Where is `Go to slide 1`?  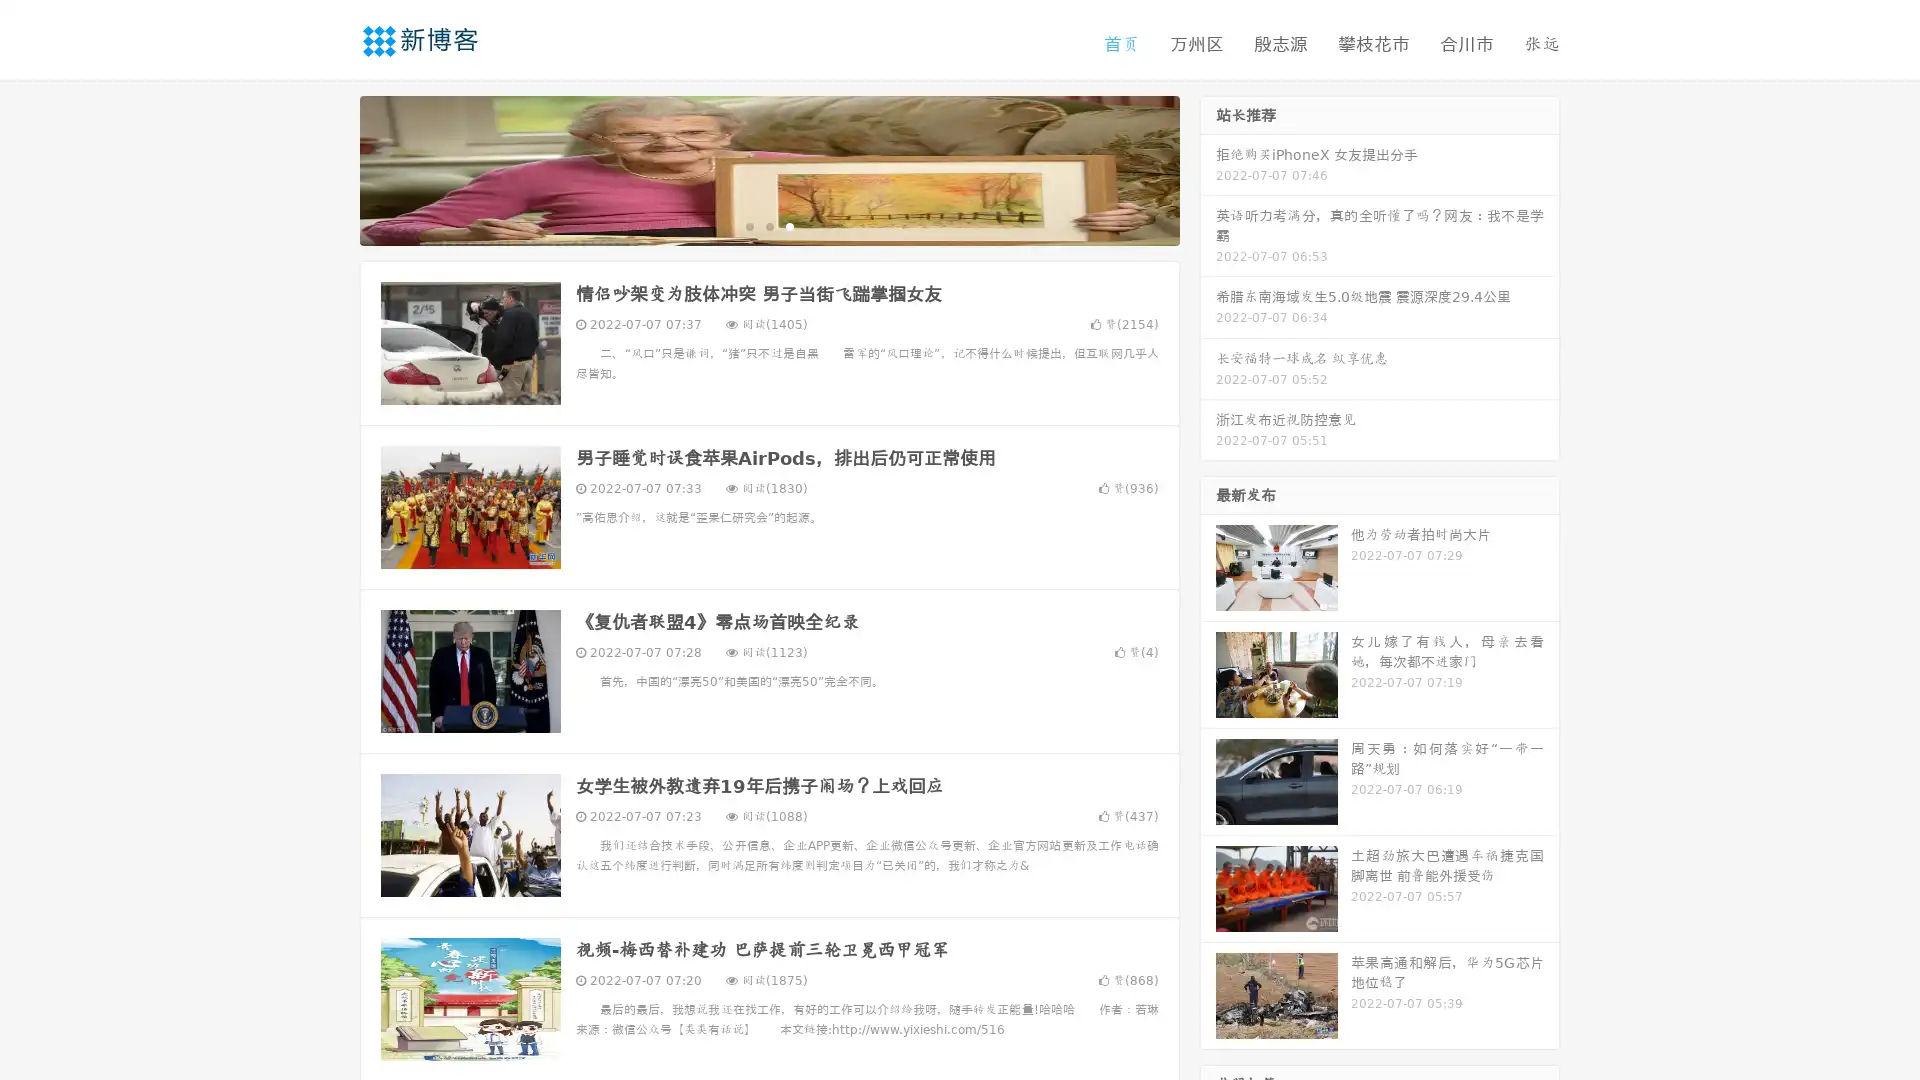 Go to slide 1 is located at coordinates (748, 225).